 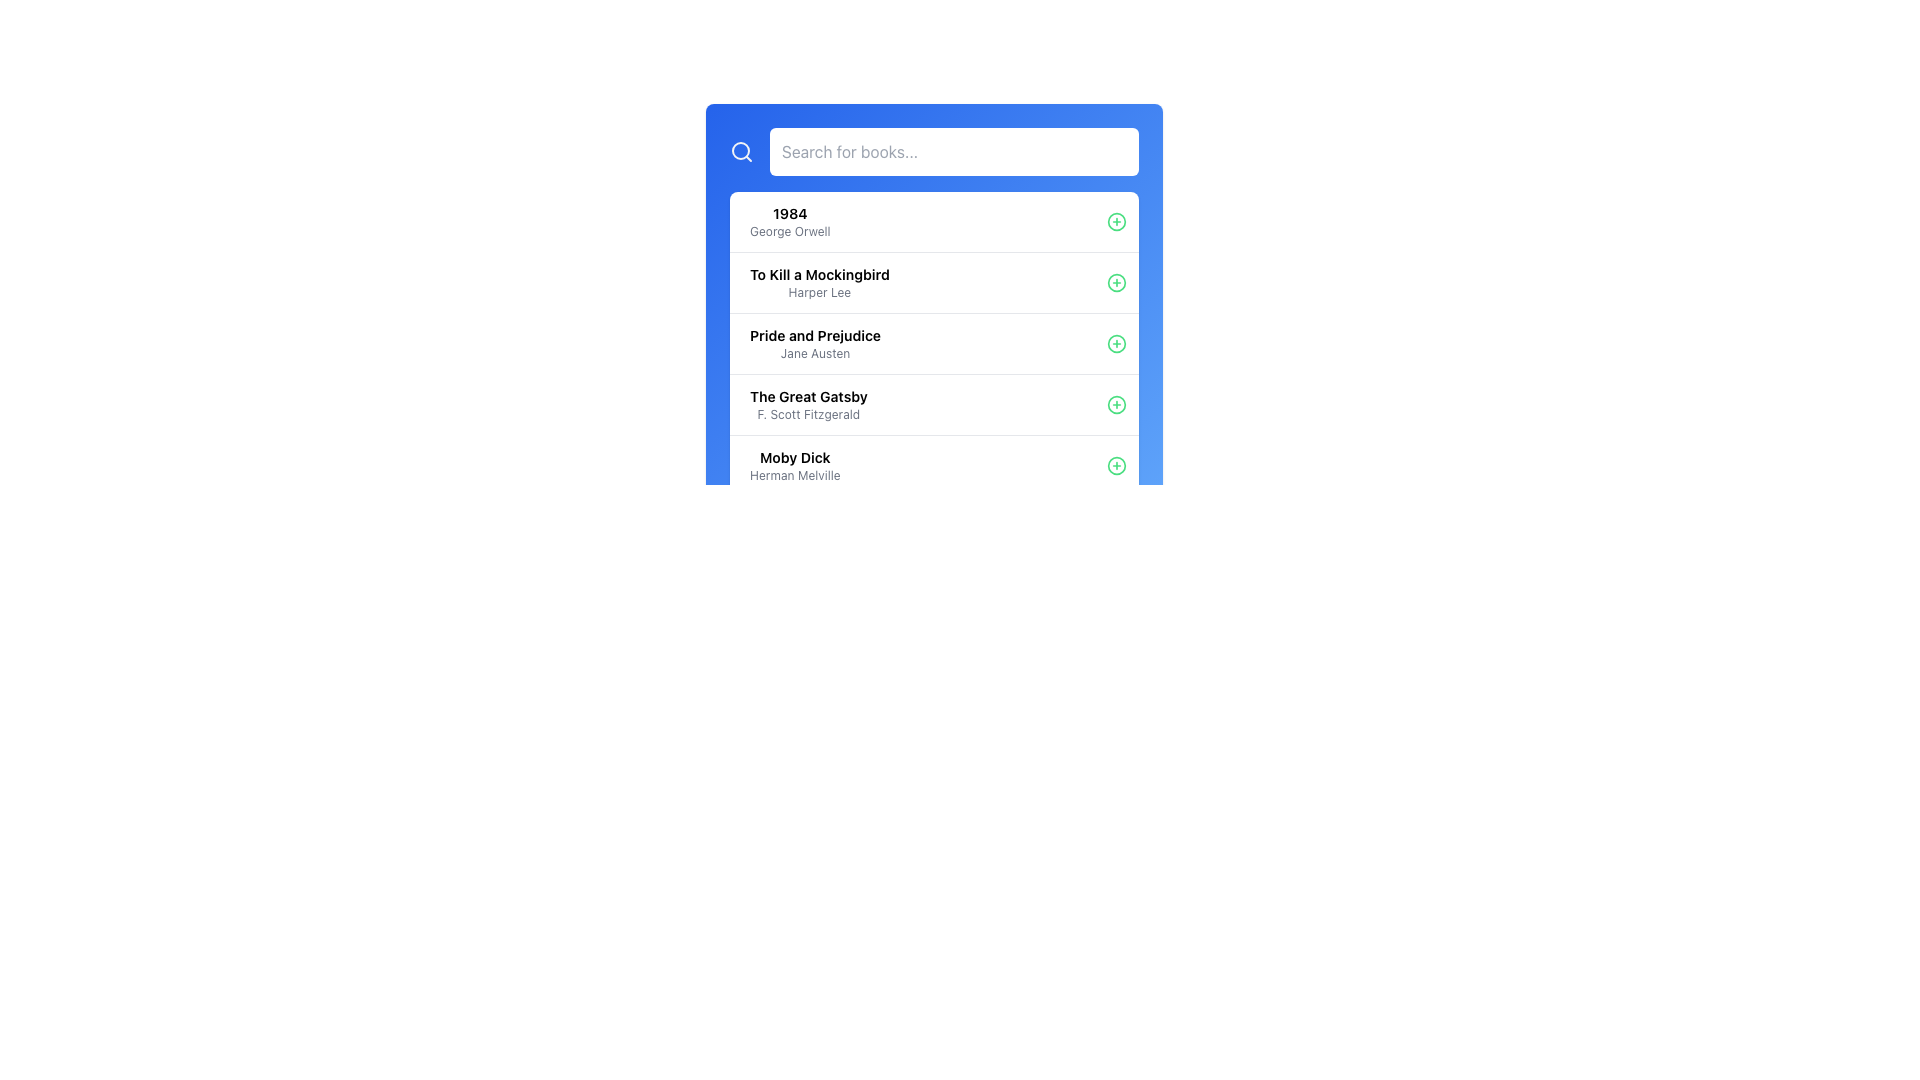 What do you see at coordinates (1116, 405) in the screenshot?
I see `the green-bordered circle SVG shape that is part of the icon located to the right of the text 'The Great Gatsby' in the fourth row of the list` at bounding box center [1116, 405].